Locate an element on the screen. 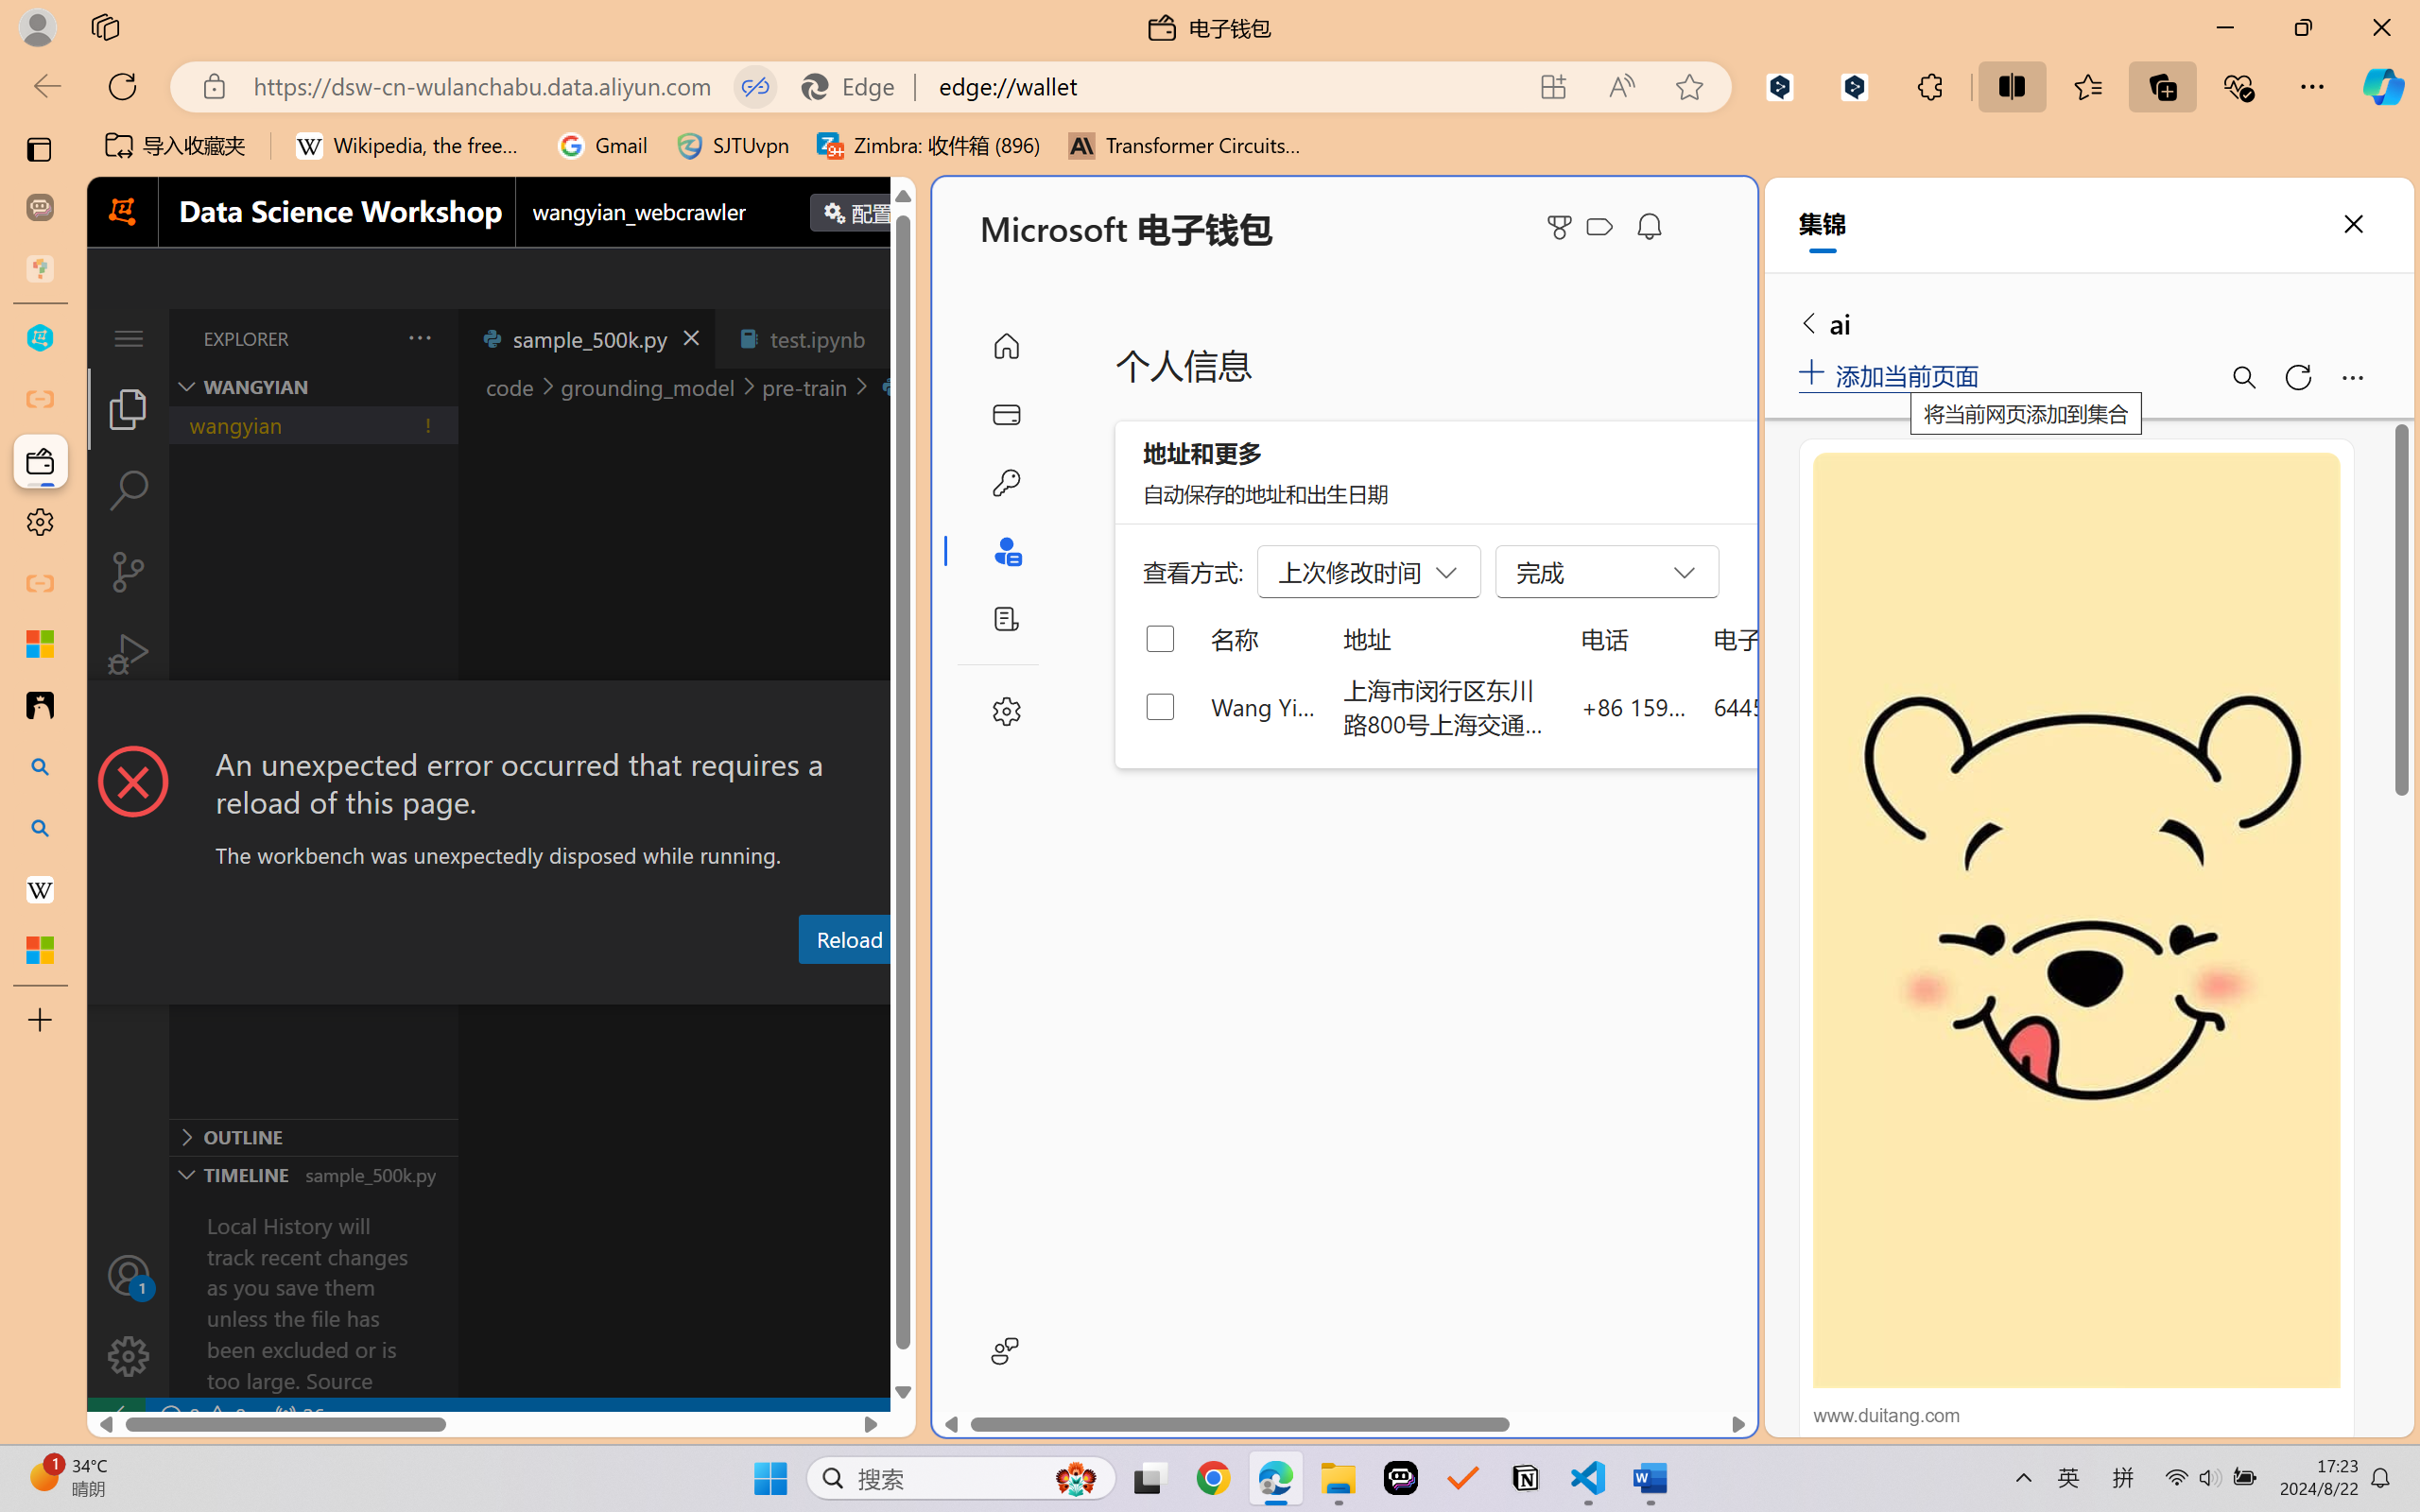 Image resolution: width=2420 pixels, height=1512 pixels. 'Earth - Wikipedia' is located at coordinates (39, 887).